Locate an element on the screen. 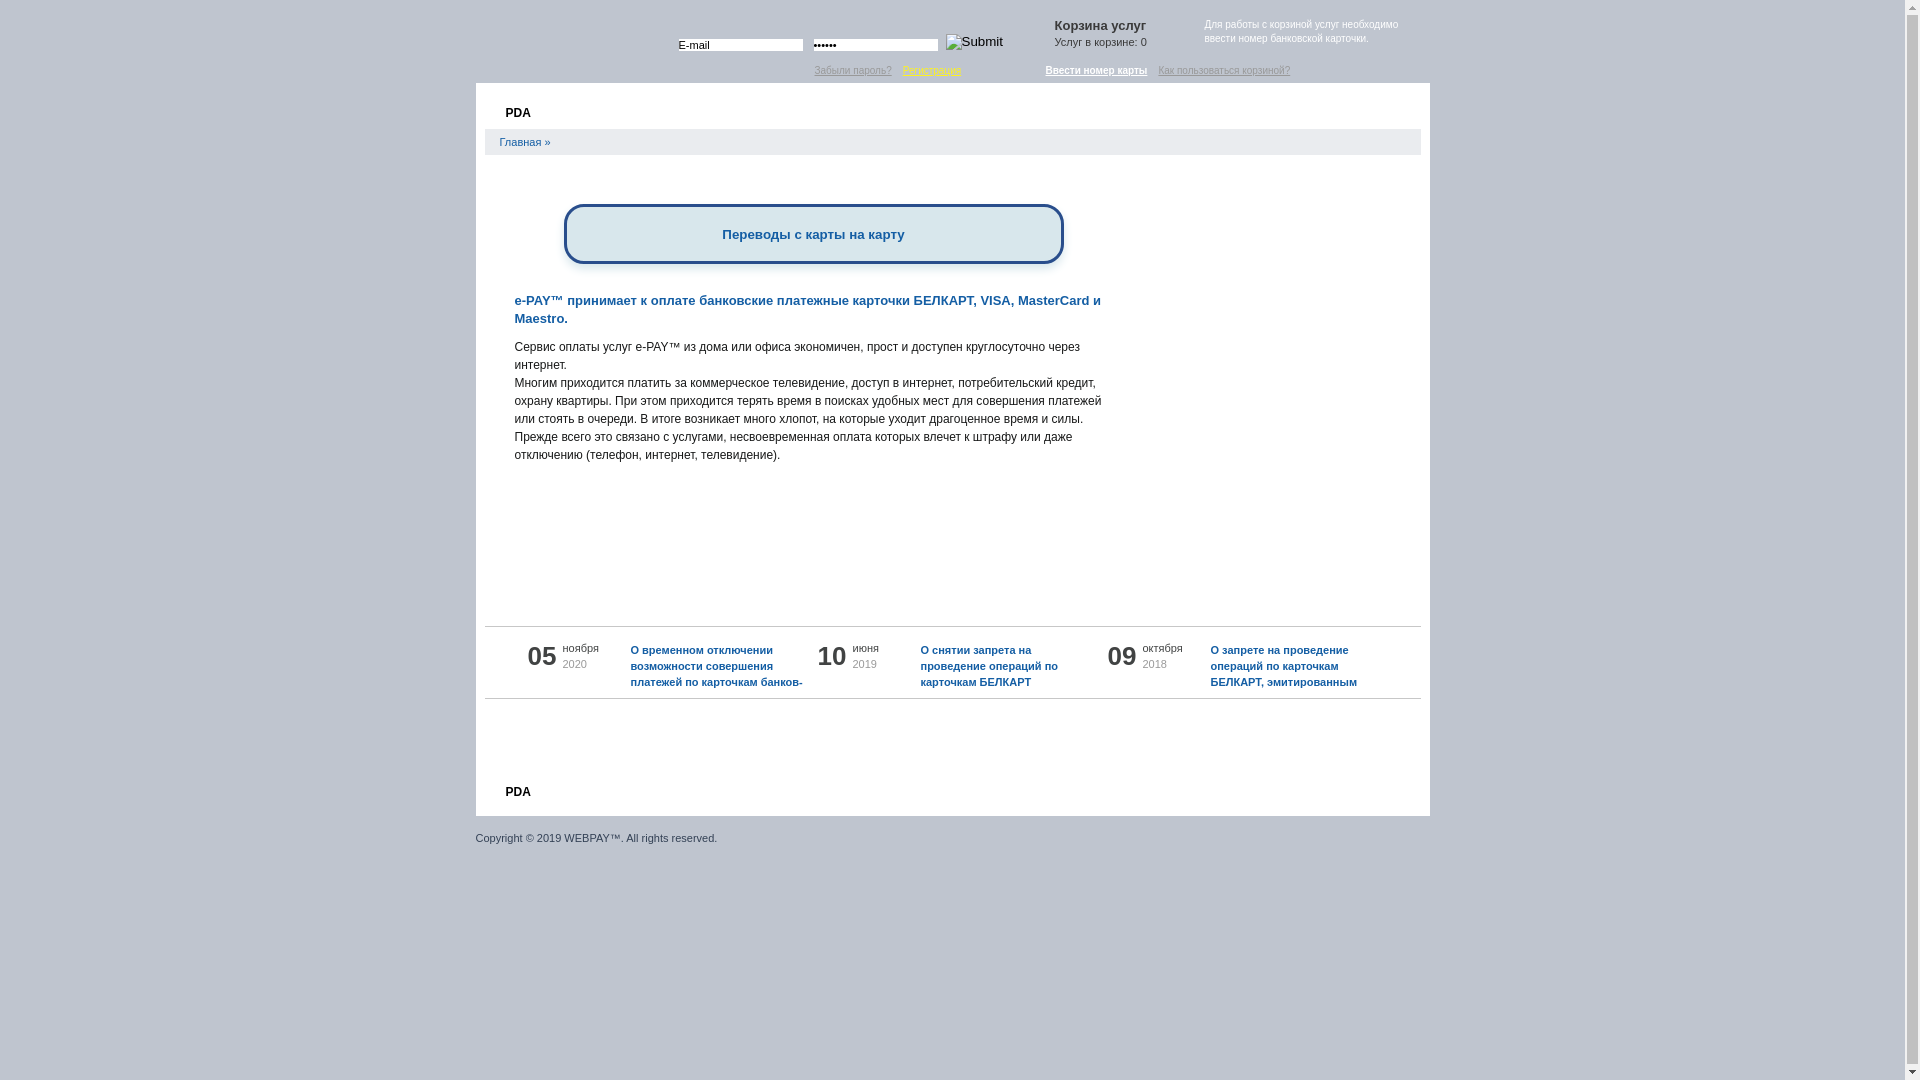 This screenshot has height=1080, width=1920. 'PDA' is located at coordinates (516, 110).